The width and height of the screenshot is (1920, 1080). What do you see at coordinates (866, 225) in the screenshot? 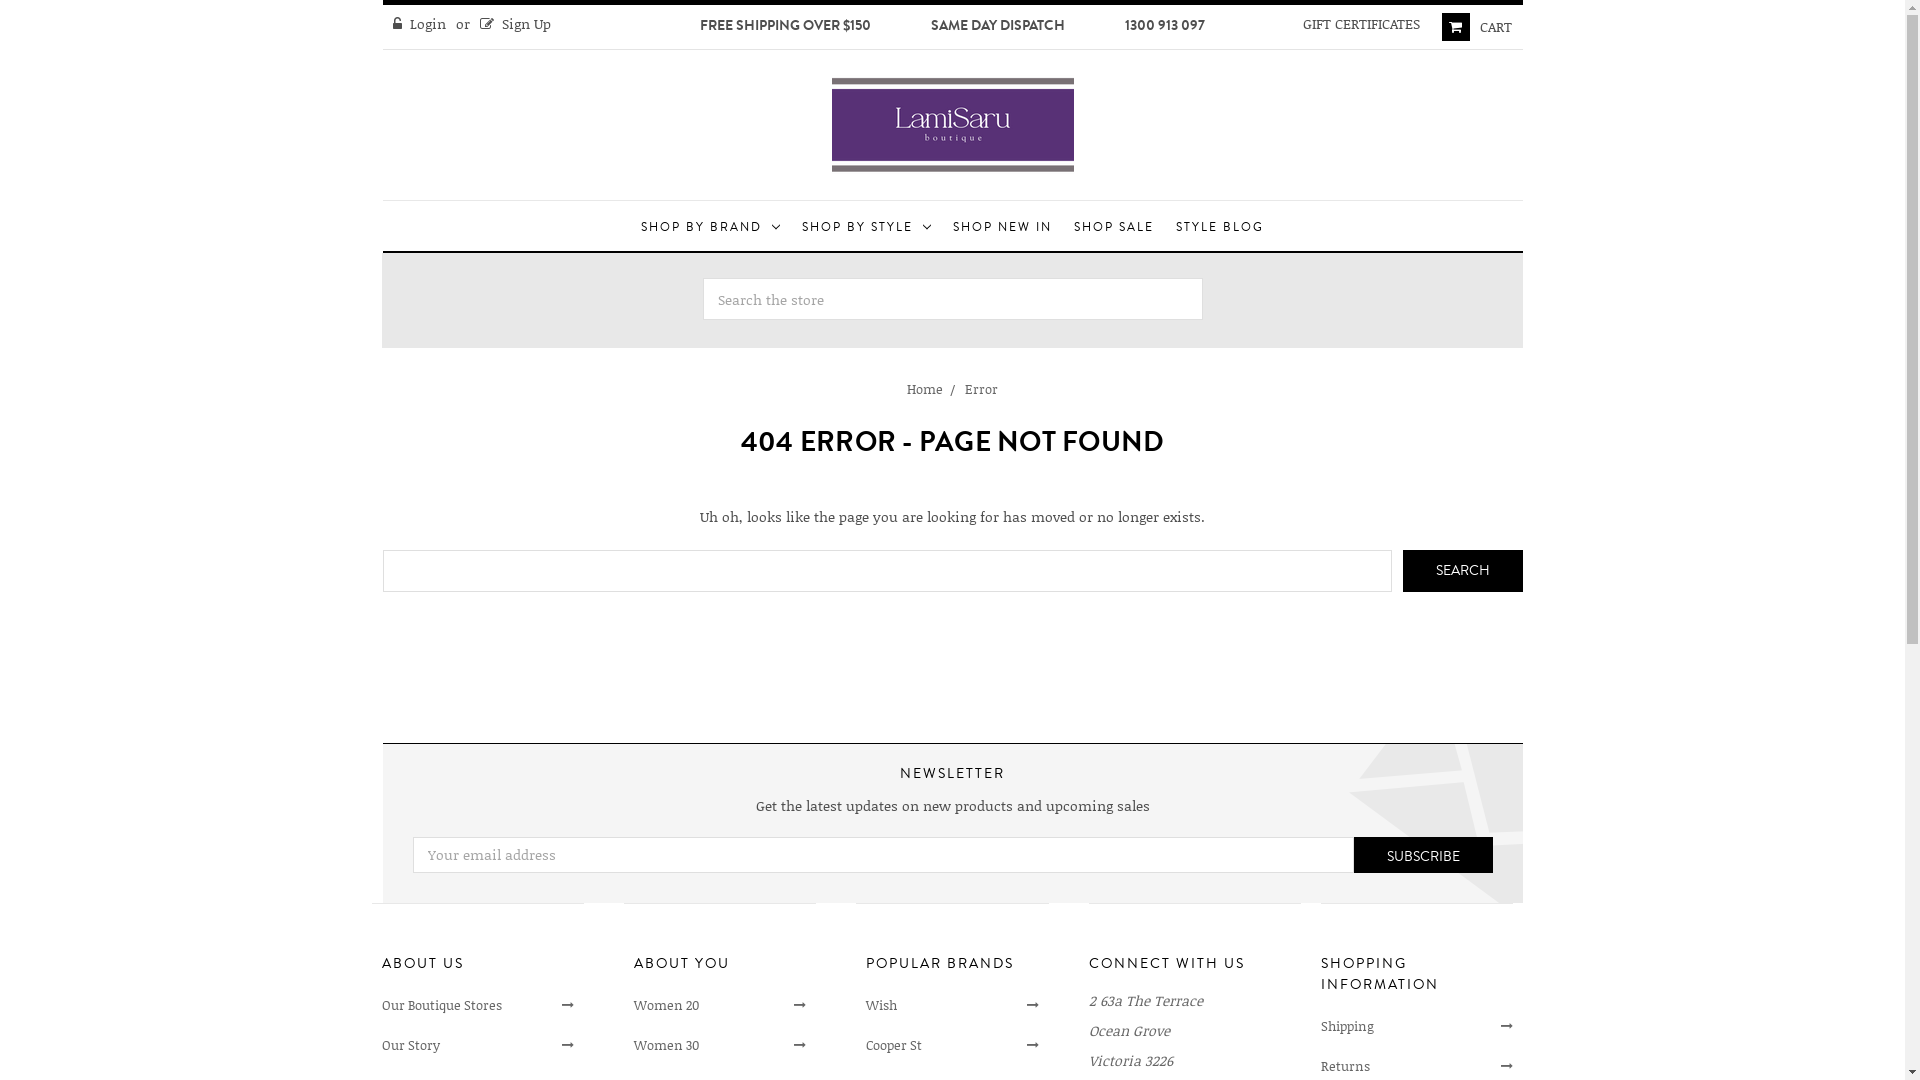
I see `'SHOP BY STYLE'` at bounding box center [866, 225].